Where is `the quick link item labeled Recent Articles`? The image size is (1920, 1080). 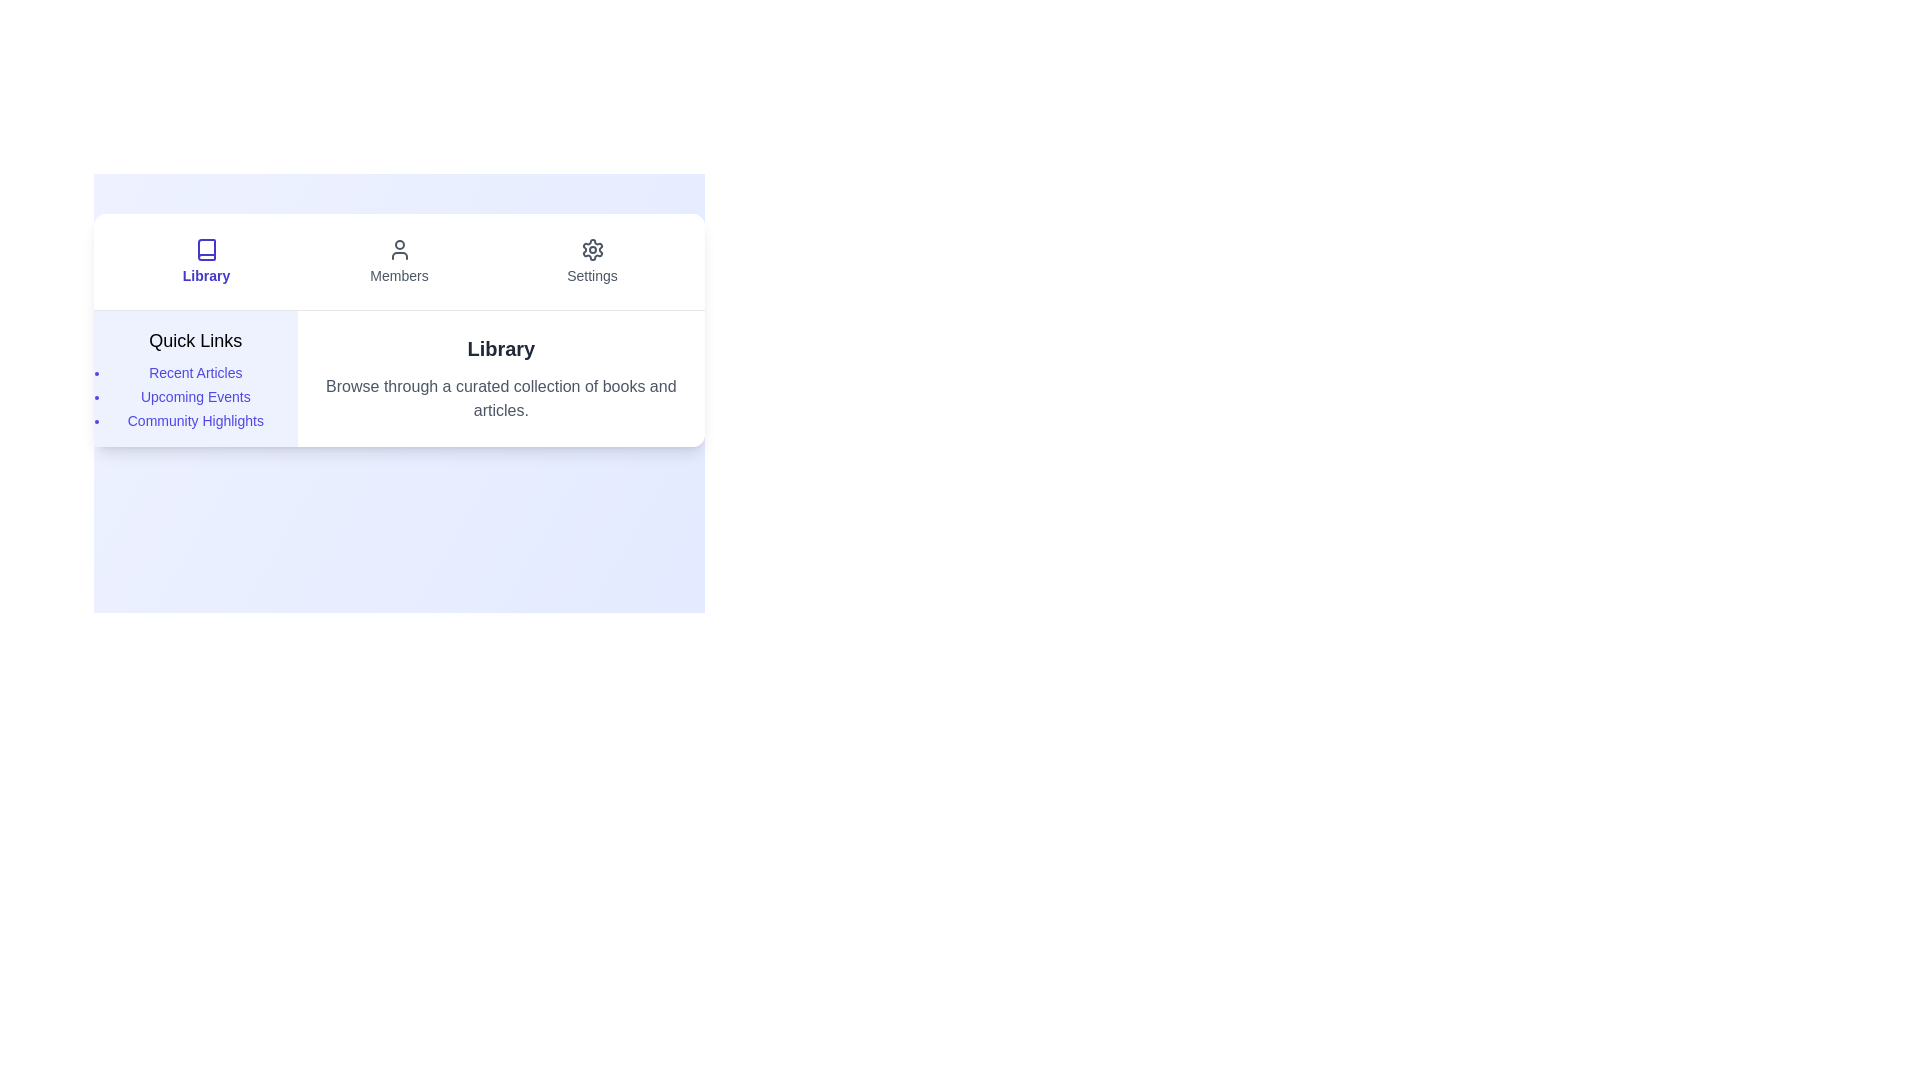 the quick link item labeled Recent Articles is located at coordinates (195, 373).